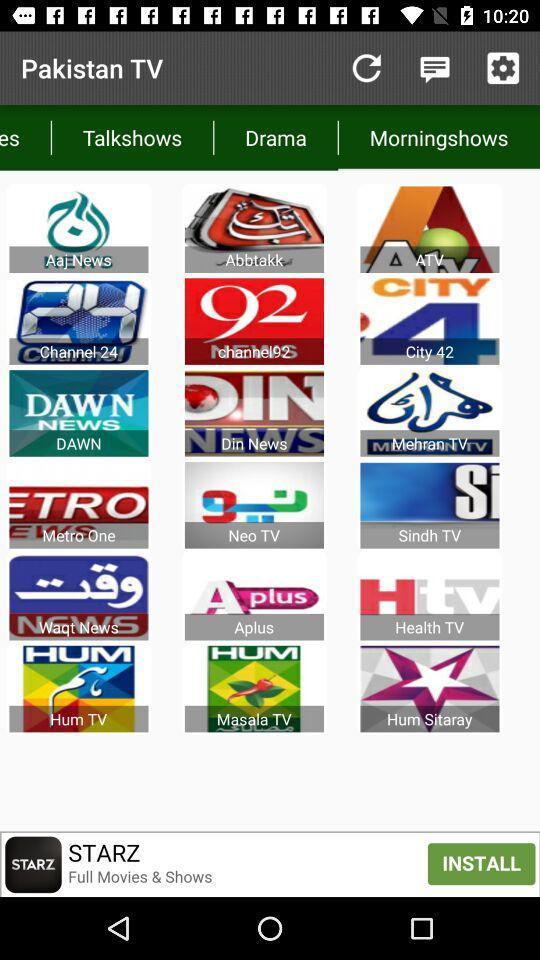 Image resolution: width=540 pixels, height=960 pixels. What do you see at coordinates (502, 68) in the screenshot?
I see `settings` at bounding box center [502, 68].